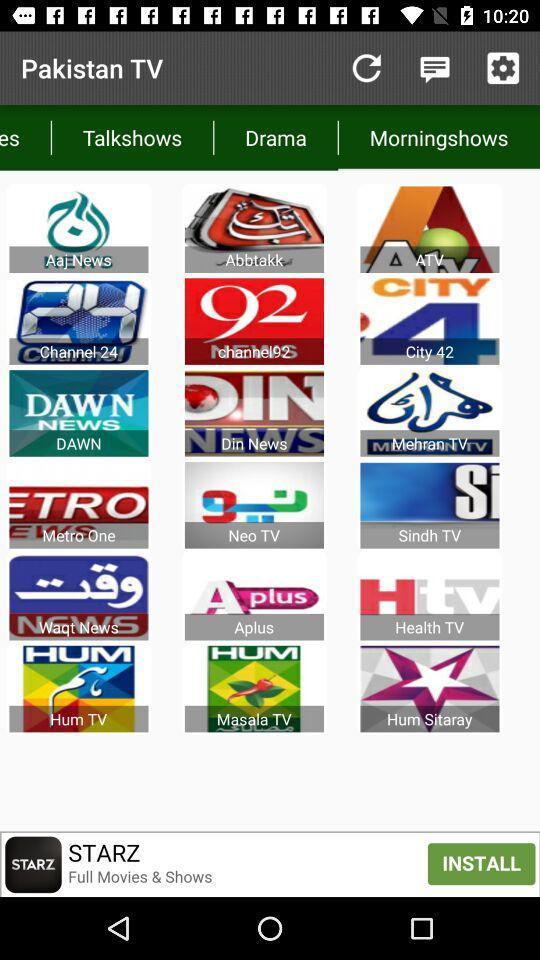 Image resolution: width=540 pixels, height=960 pixels. What do you see at coordinates (502, 68) in the screenshot?
I see `settings` at bounding box center [502, 68].